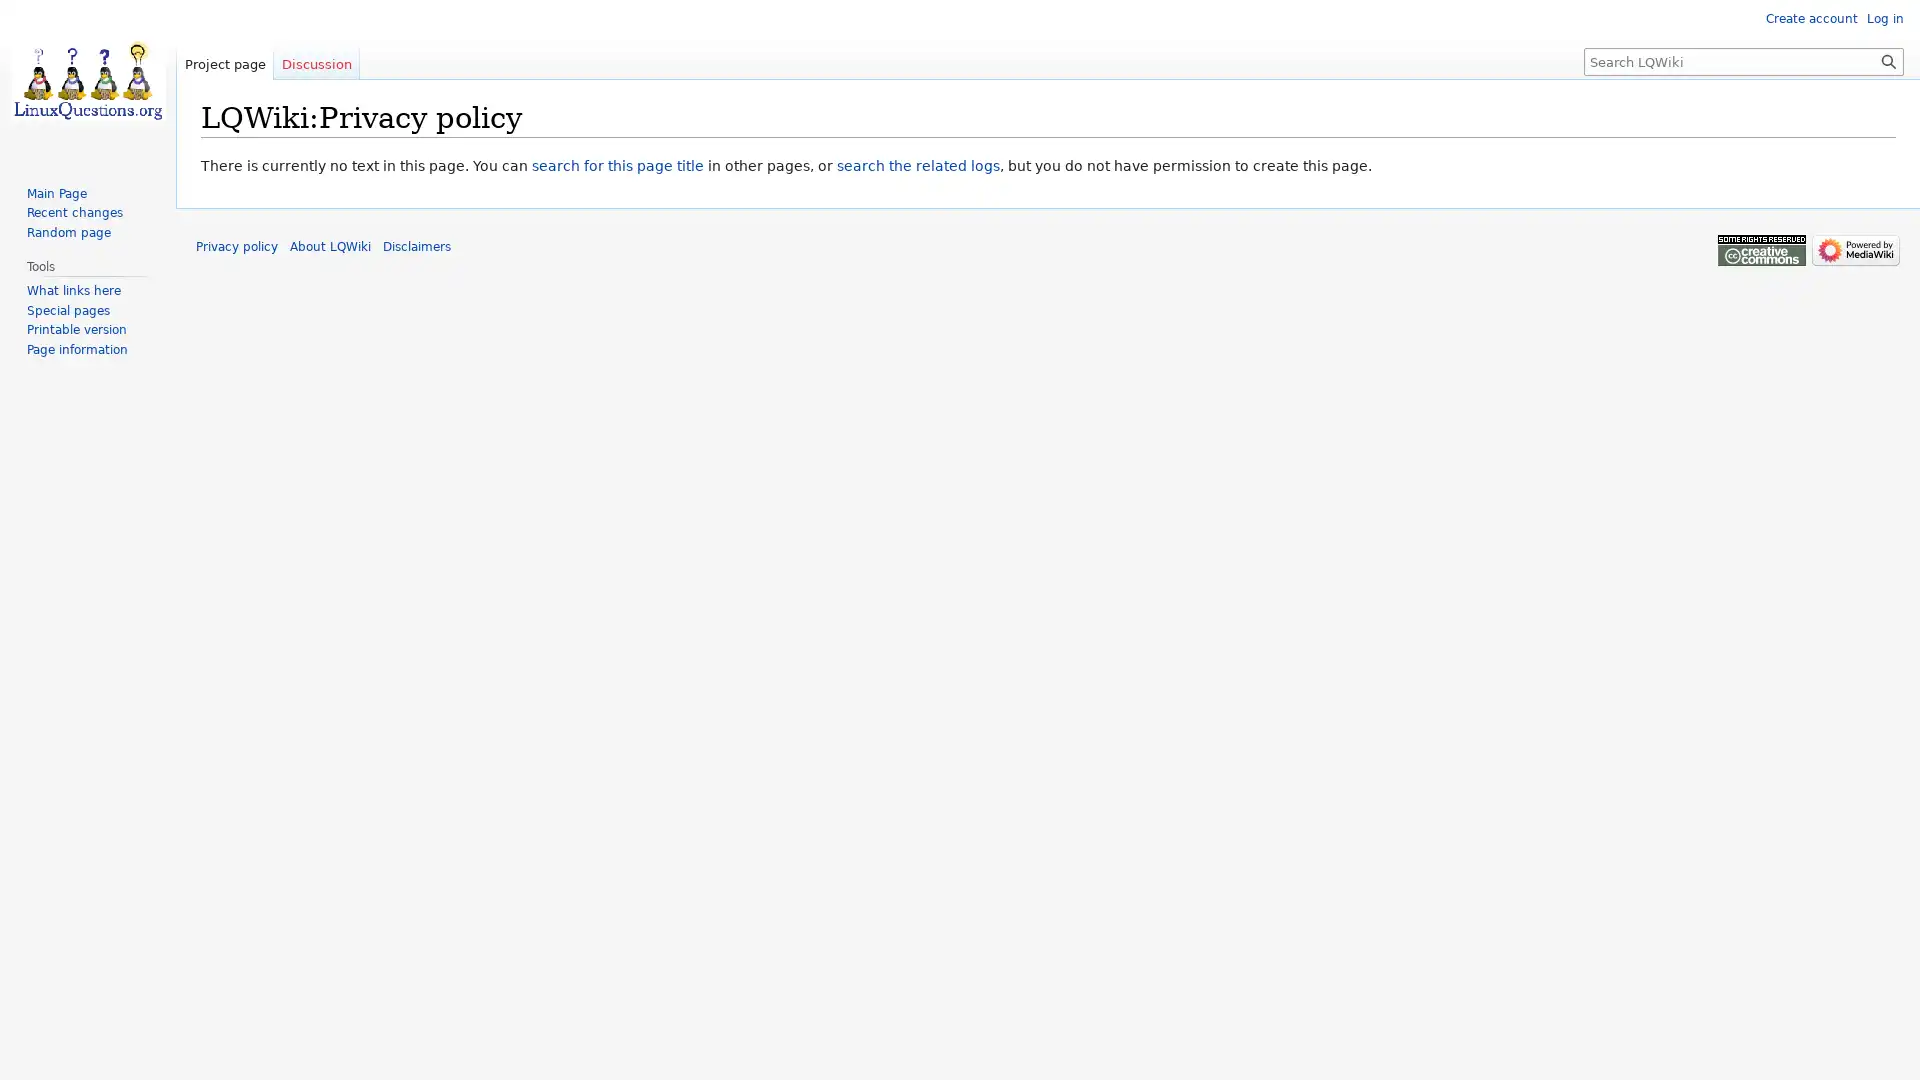  What do you see at coordinates (1888, 60) in the screenshot?
I see `Go` at bounding box center [1888, 60].